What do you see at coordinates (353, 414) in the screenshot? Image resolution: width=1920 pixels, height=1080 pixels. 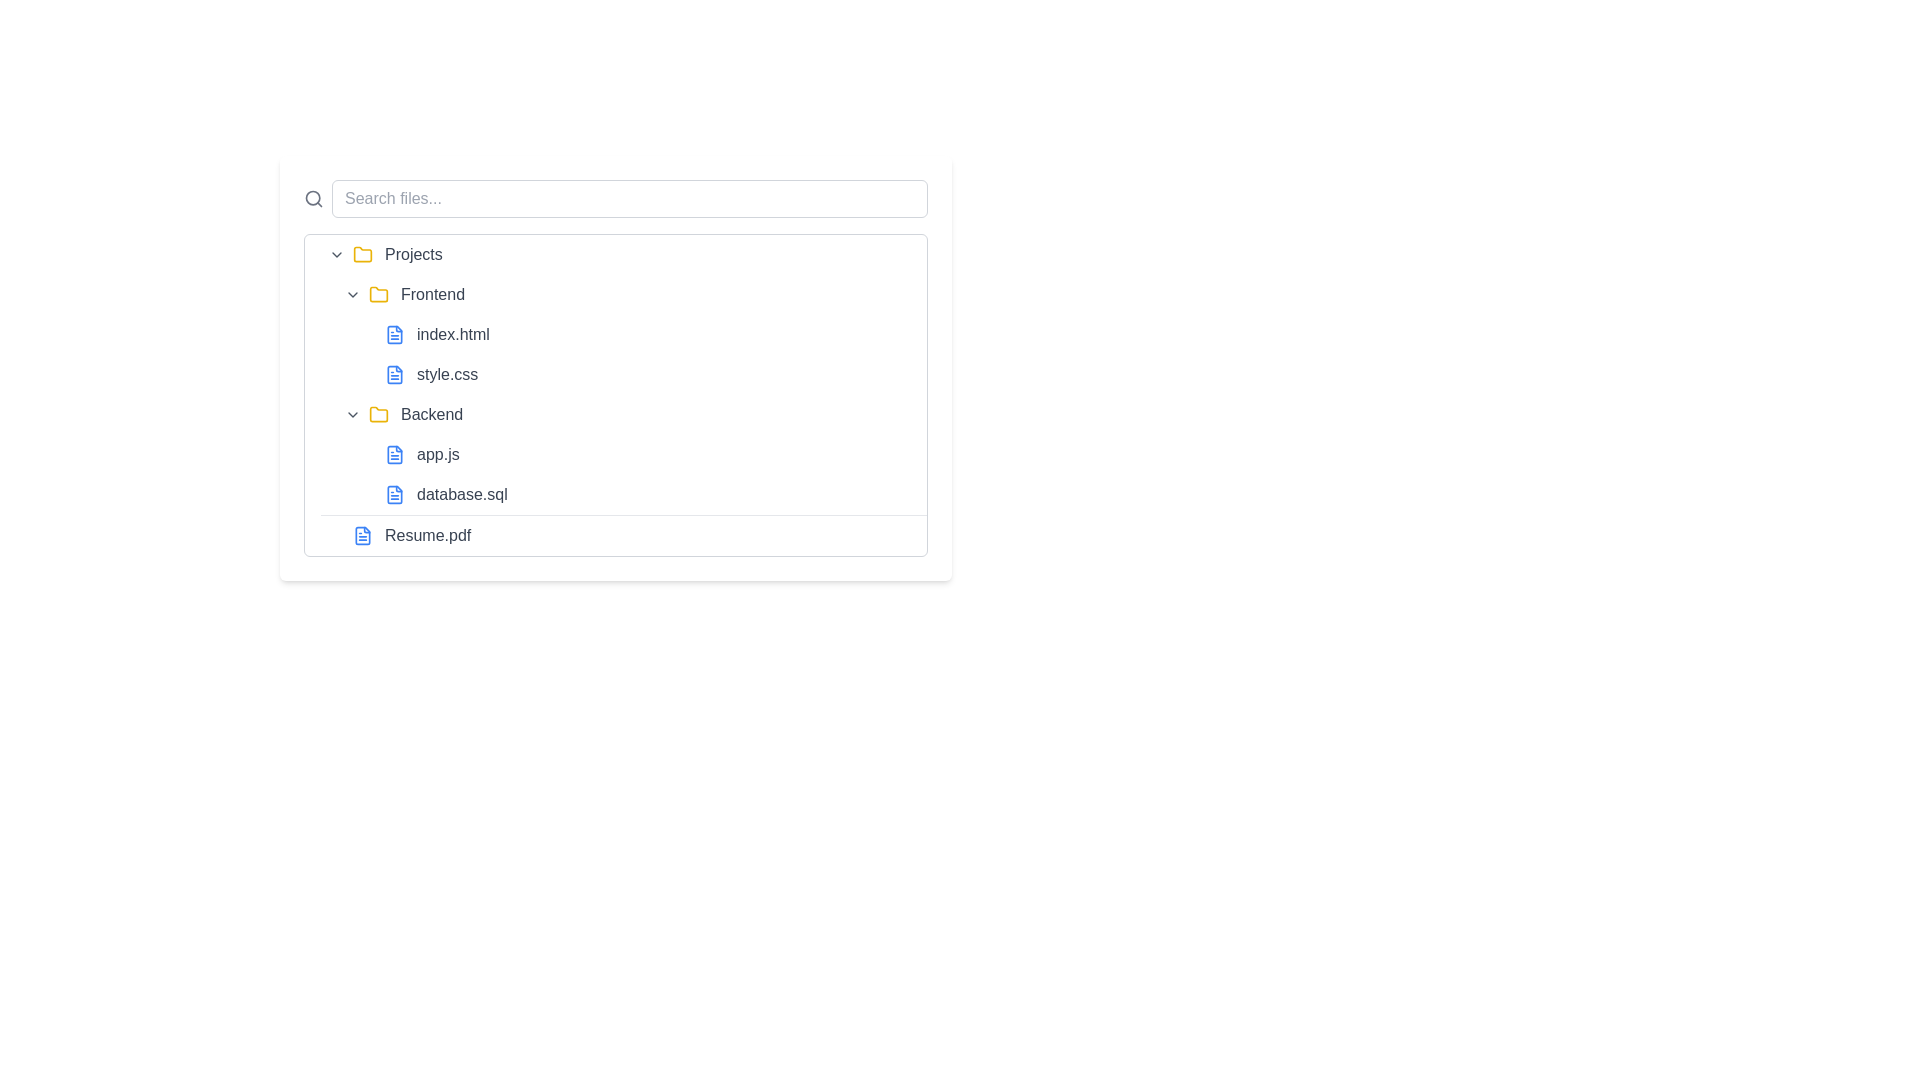 I see `the left-most icon button in the 'Backend' folder directory view` at bounding box center [353, 414].